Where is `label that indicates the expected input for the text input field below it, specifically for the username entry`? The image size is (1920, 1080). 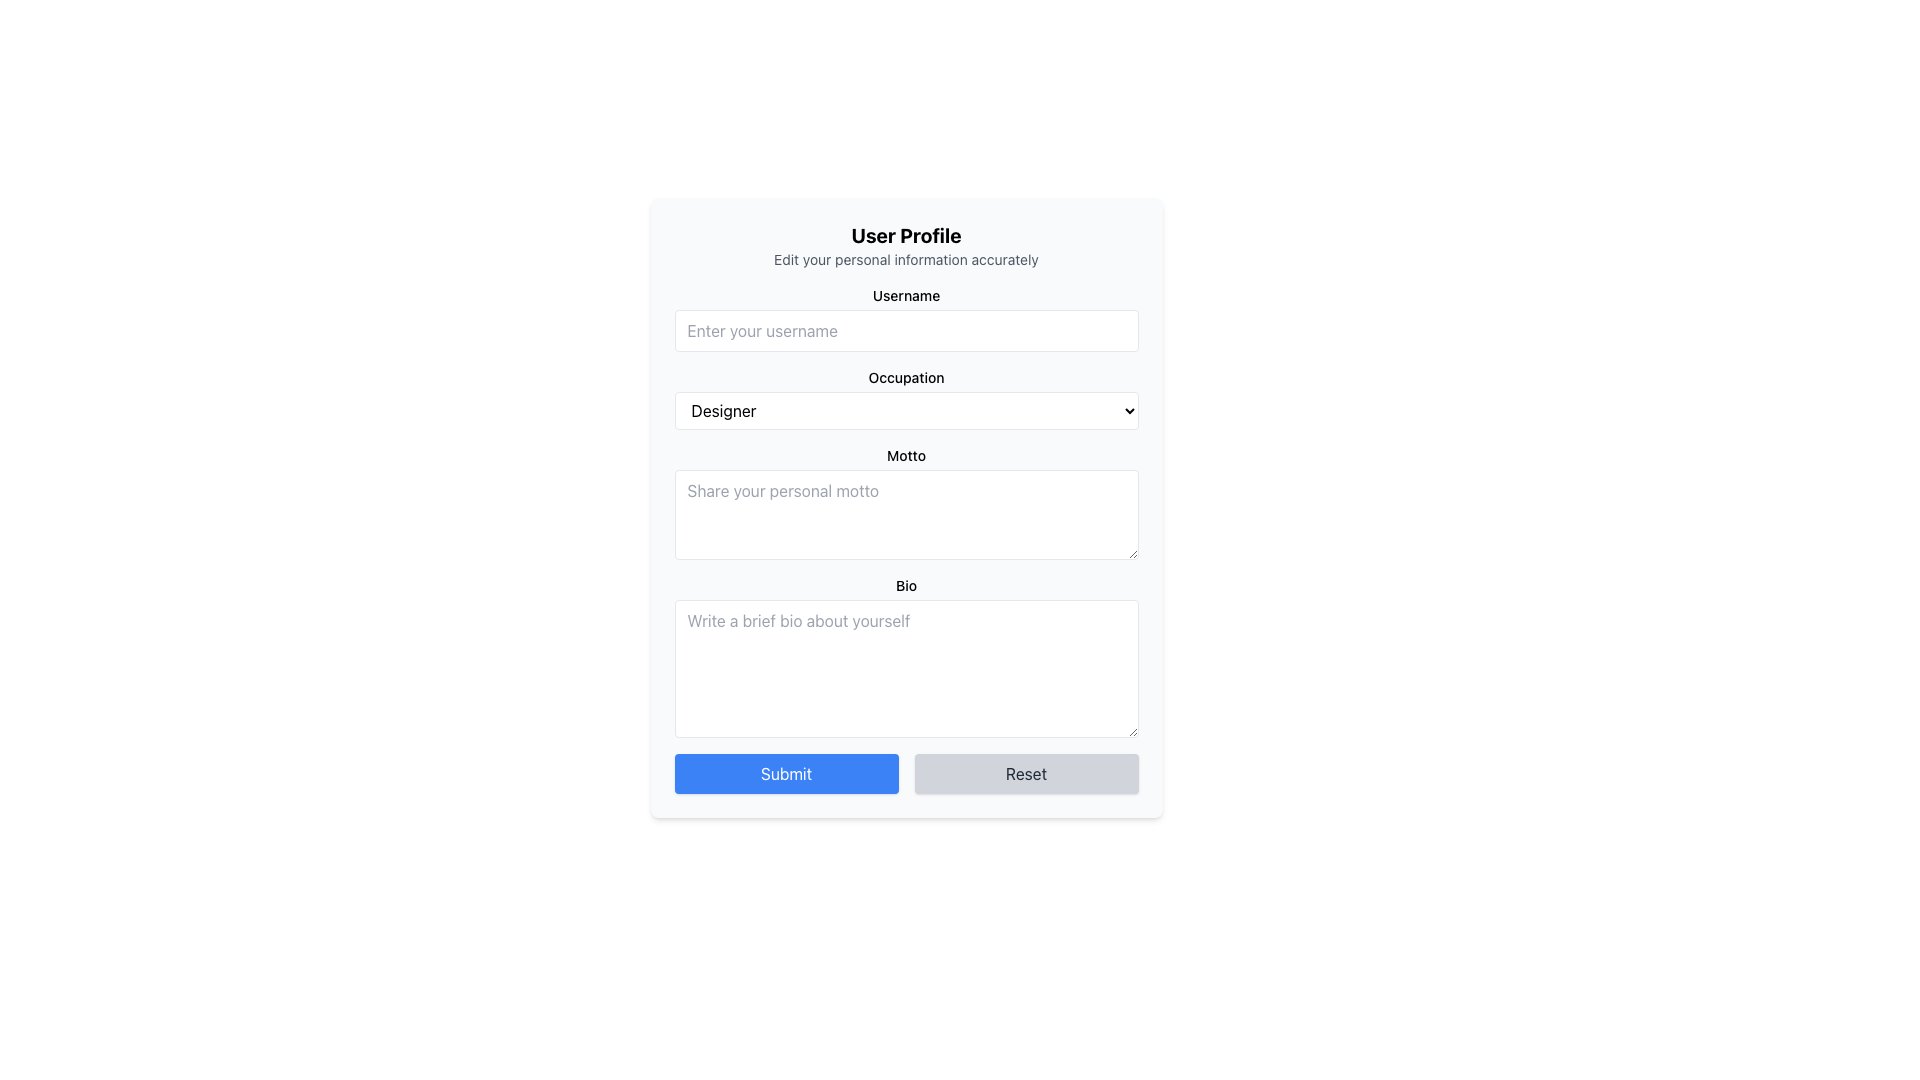 label that indicates the expected input for the text input field below it, specifically for the username entry is located at coordinates (905, 296).